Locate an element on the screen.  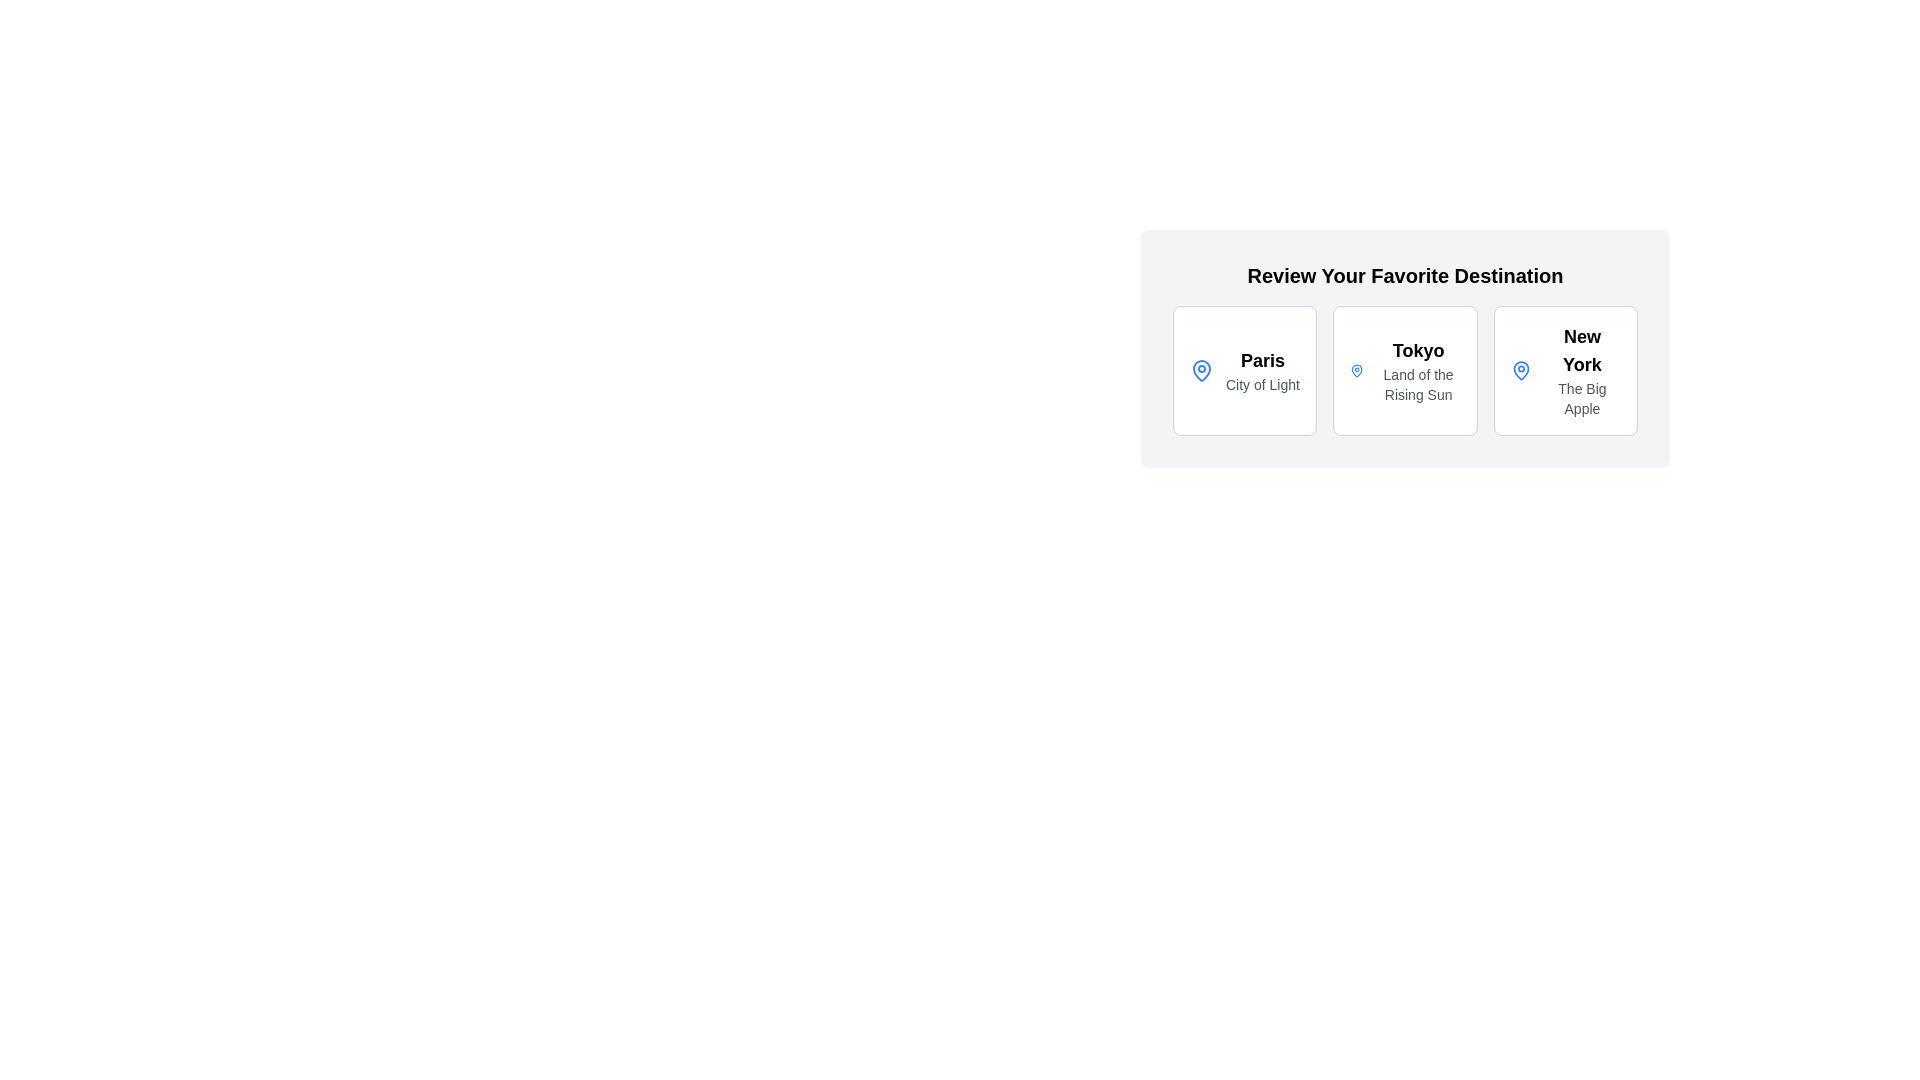
the text label reading 'Paris', which is styled with a bold and large font and positioned in the upper section of the leftmost card of a three-card arrangement is located at coordinates (1261, 361).